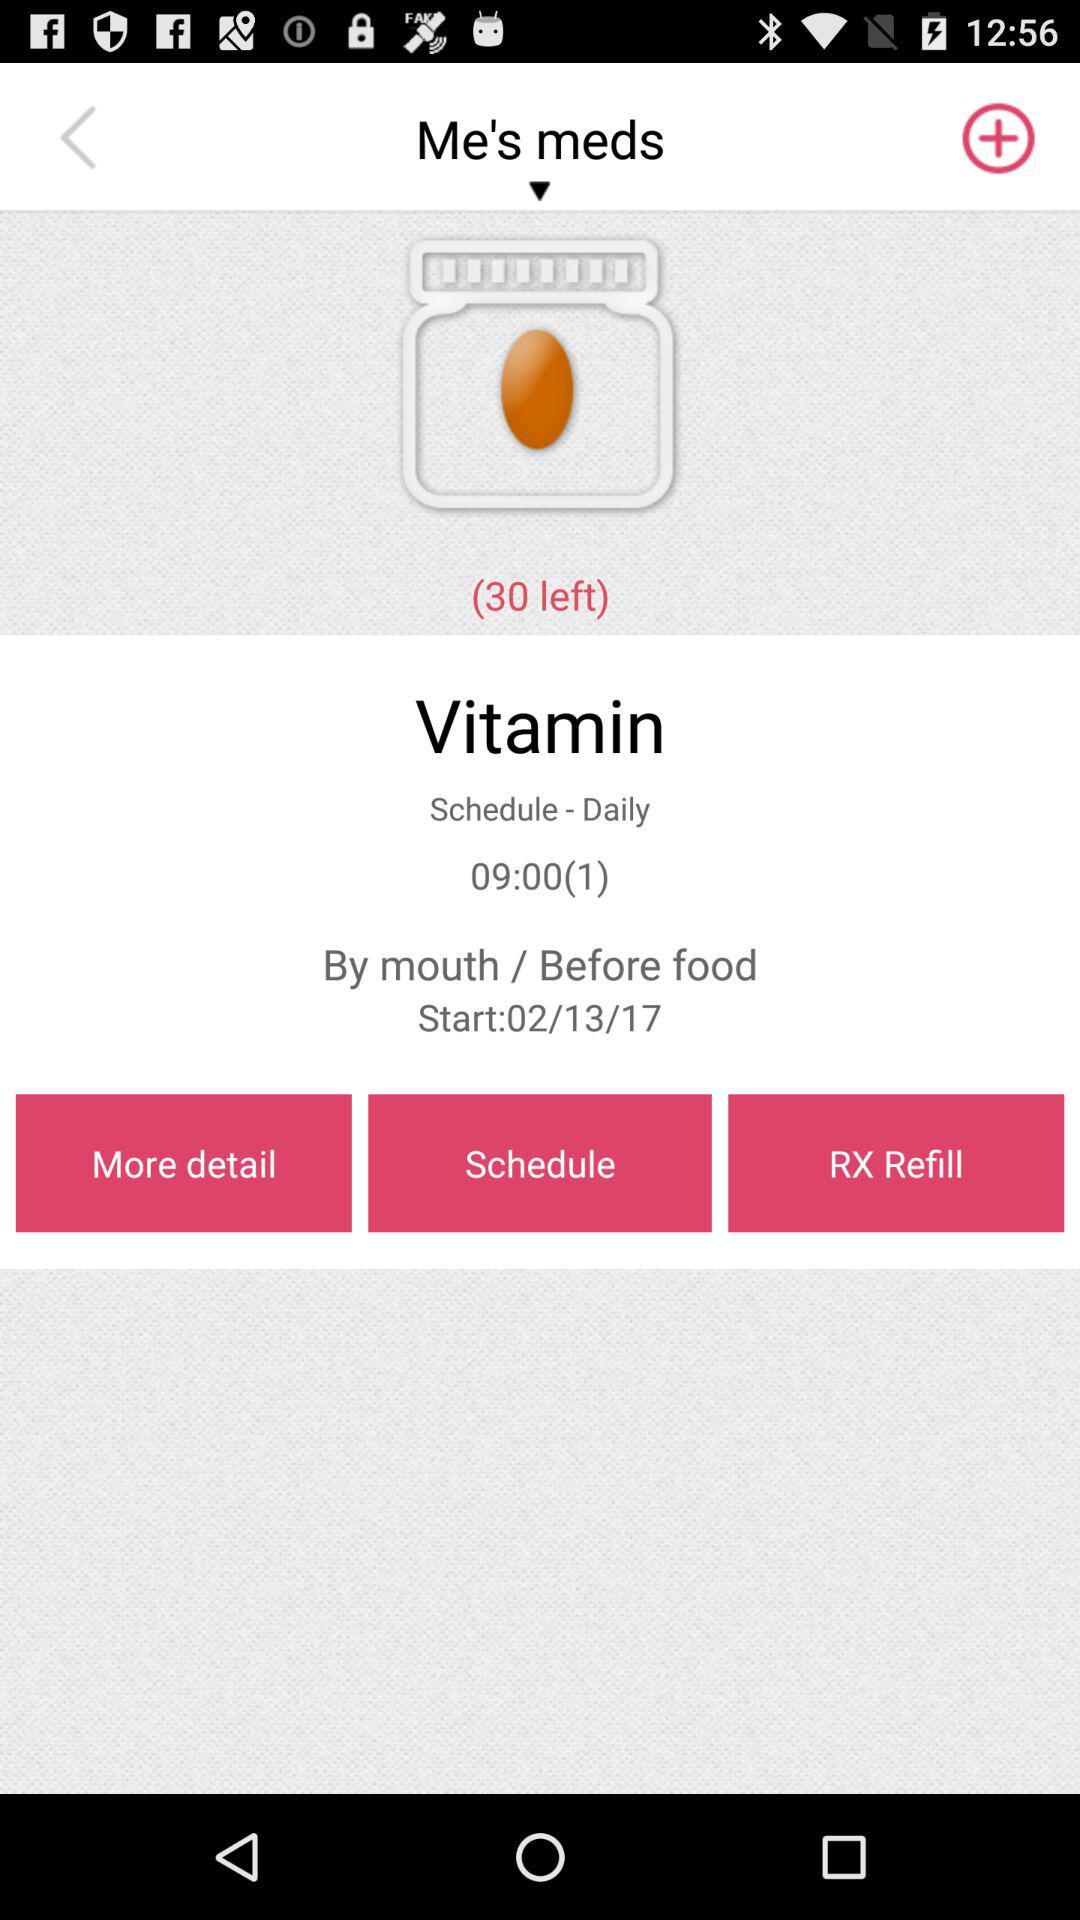  Describe the element at coordinates (82, 137) in the screenshot. I see `item next to the me's meds item` at that location.